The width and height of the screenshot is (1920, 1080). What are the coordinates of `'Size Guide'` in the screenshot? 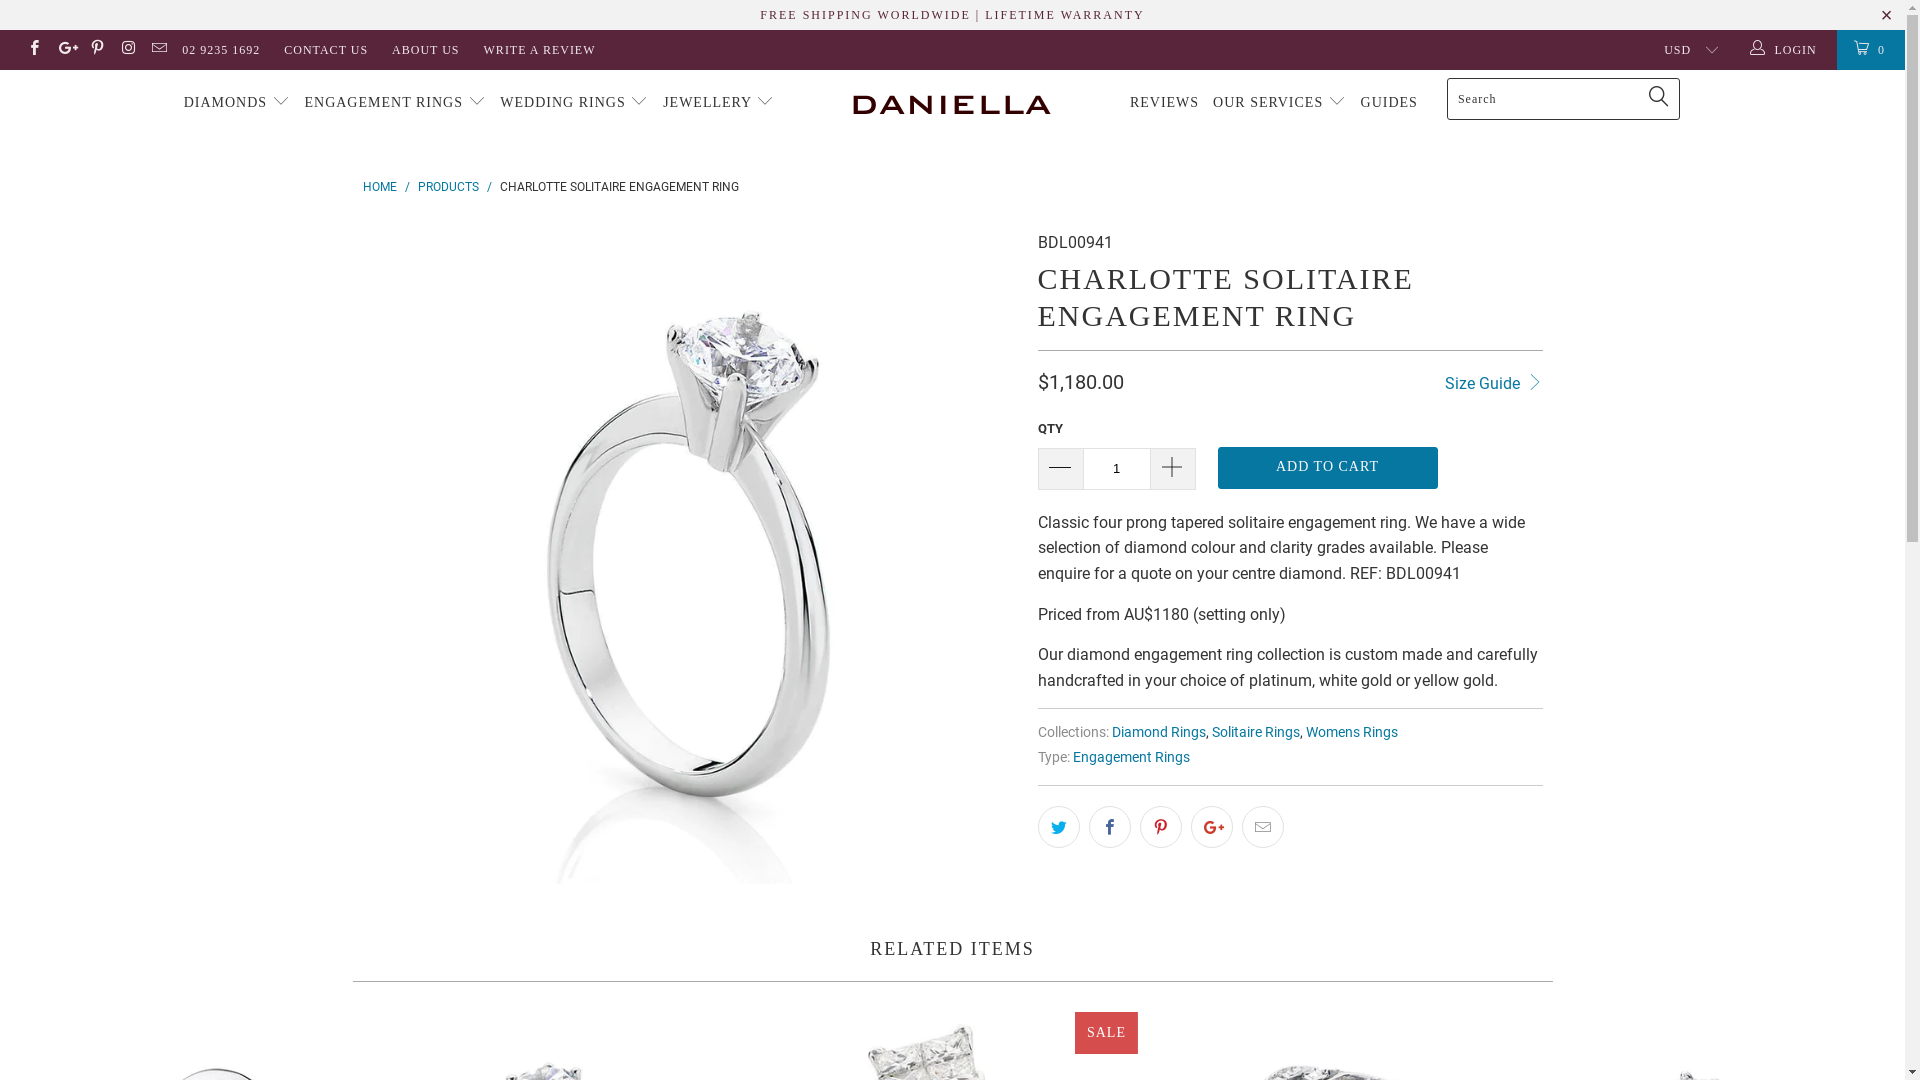 It's located at (1493, 381).